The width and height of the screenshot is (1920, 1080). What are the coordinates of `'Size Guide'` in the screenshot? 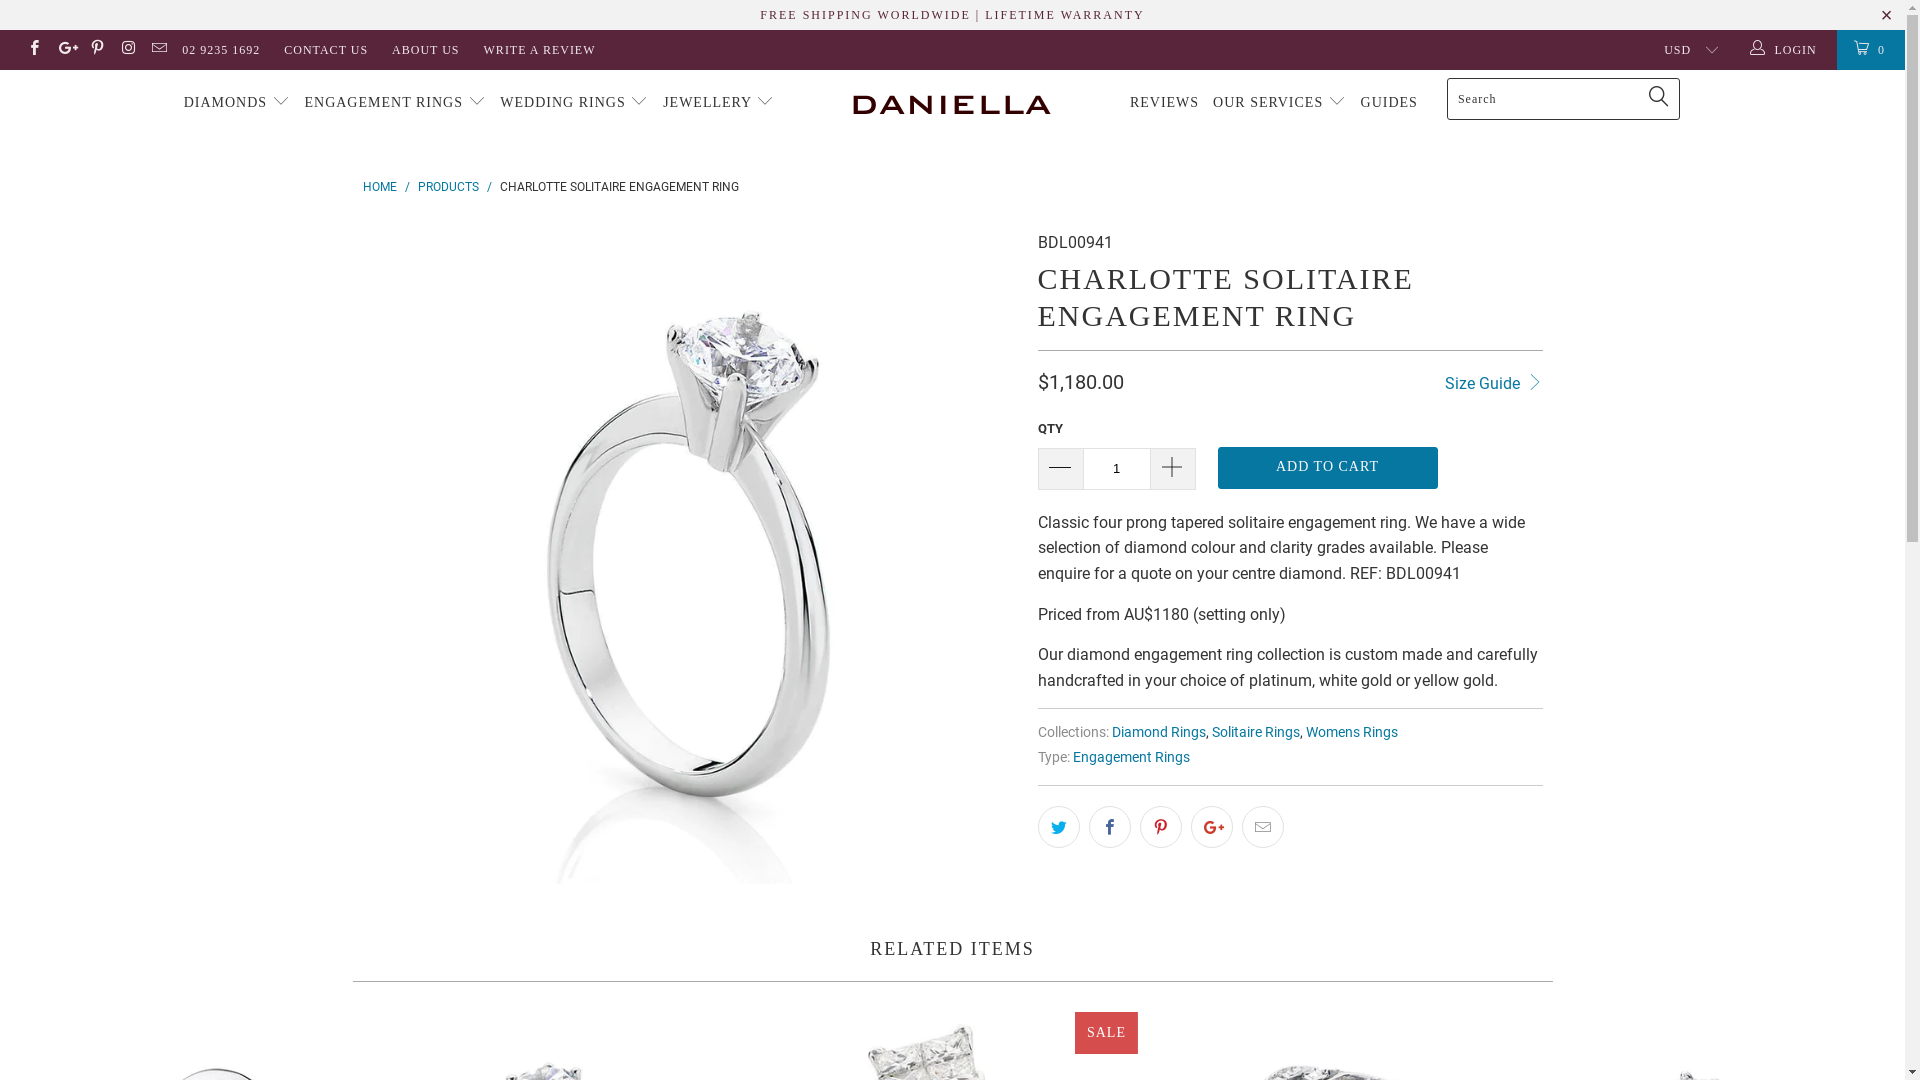 It's located at (1493, 381).